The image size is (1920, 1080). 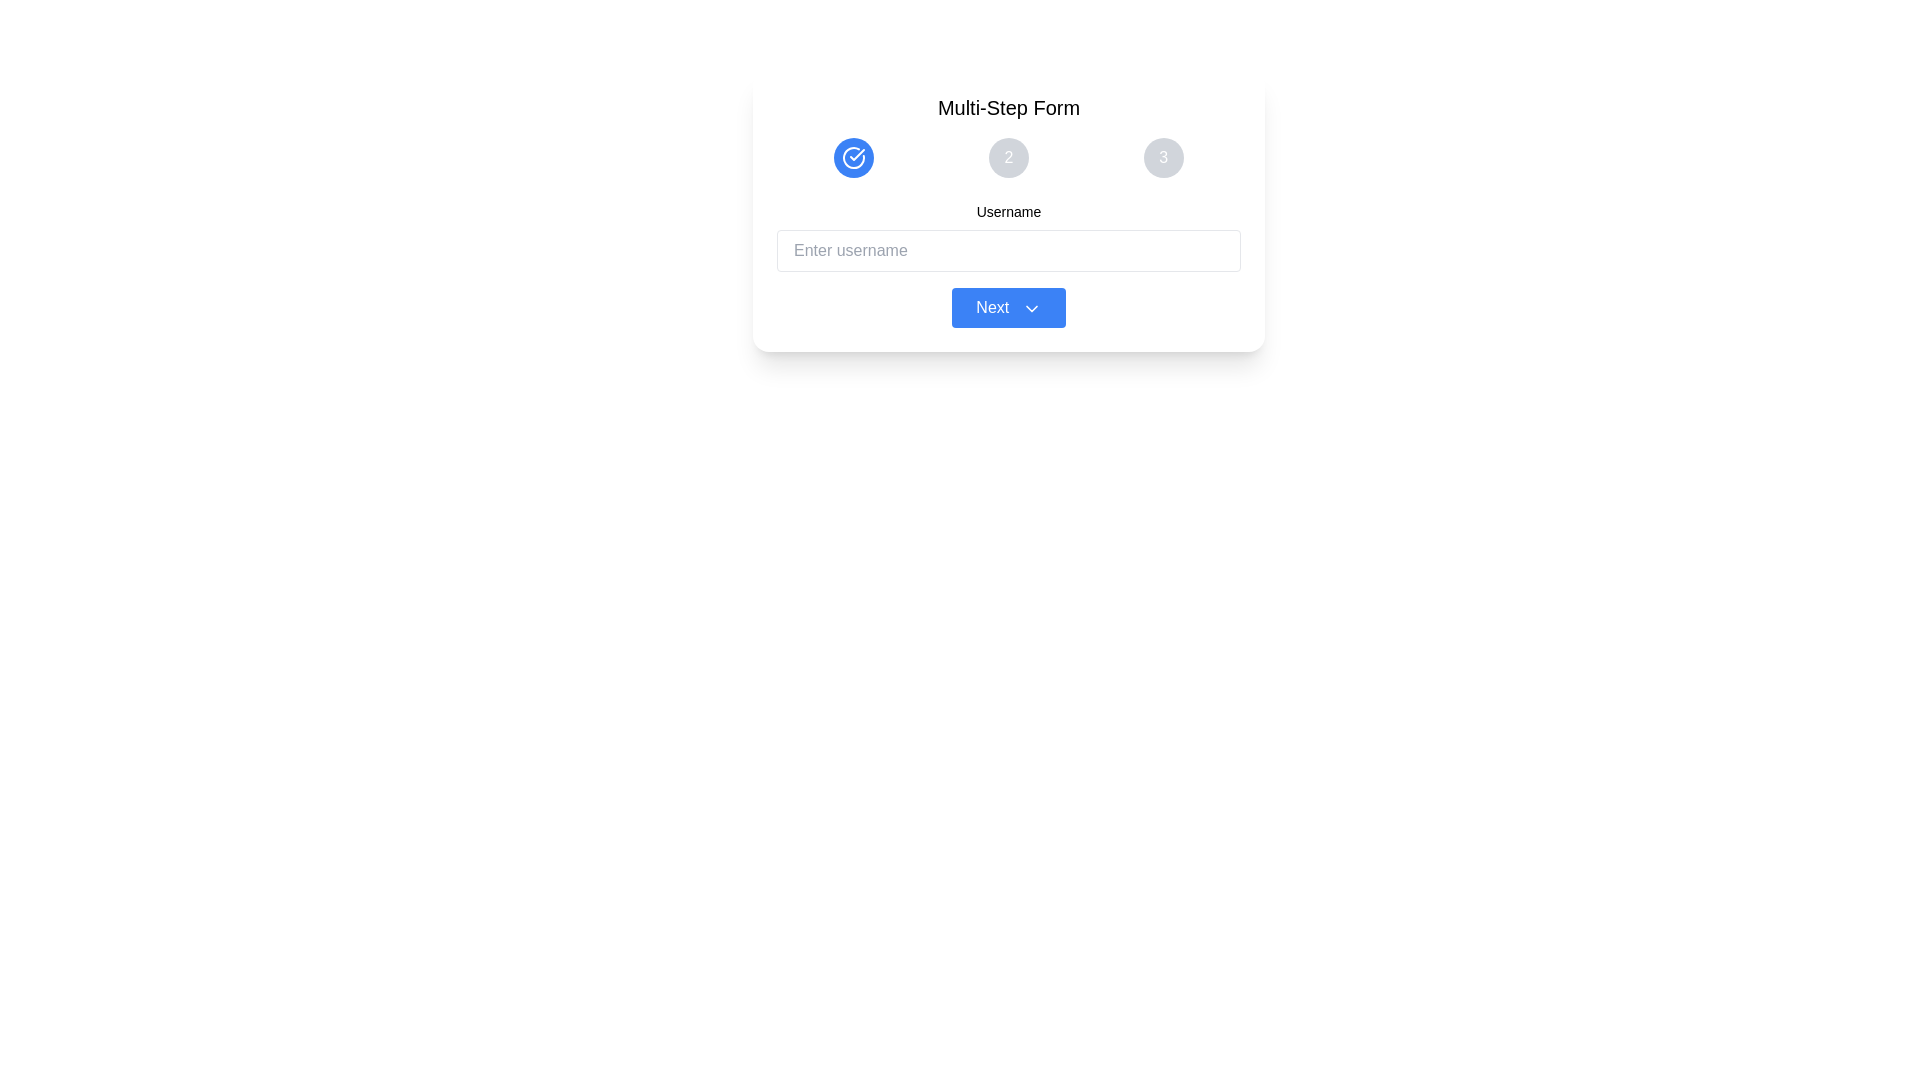 What do you see at coordinates (1008, 157) in the screenshot?
I see `the circular step indicator button with the digit '2' in white at its center, which is part of a sequence of three circular buttons at the top center of the form interface` at bounding box center [1008, 157].